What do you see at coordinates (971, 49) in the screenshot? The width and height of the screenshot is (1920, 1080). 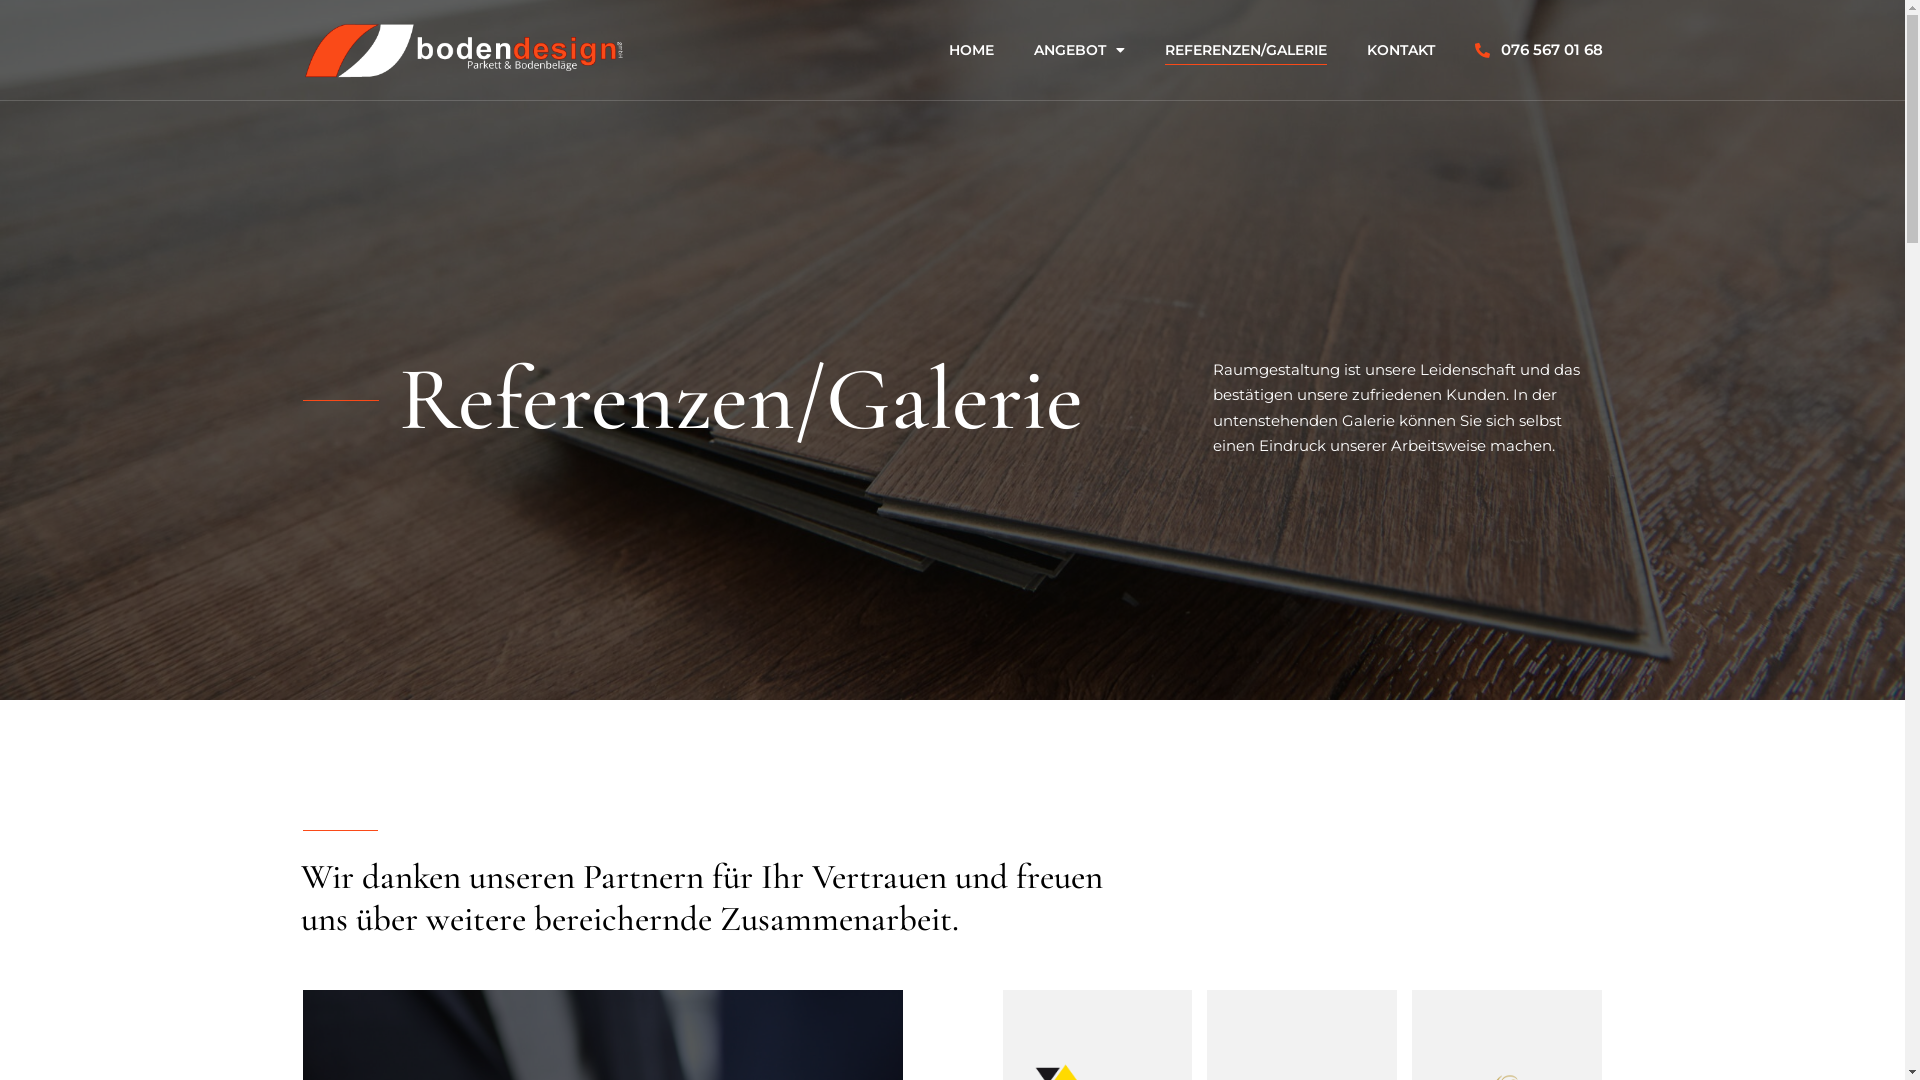 I see `'HOME'` at bounding box center [971, 49].